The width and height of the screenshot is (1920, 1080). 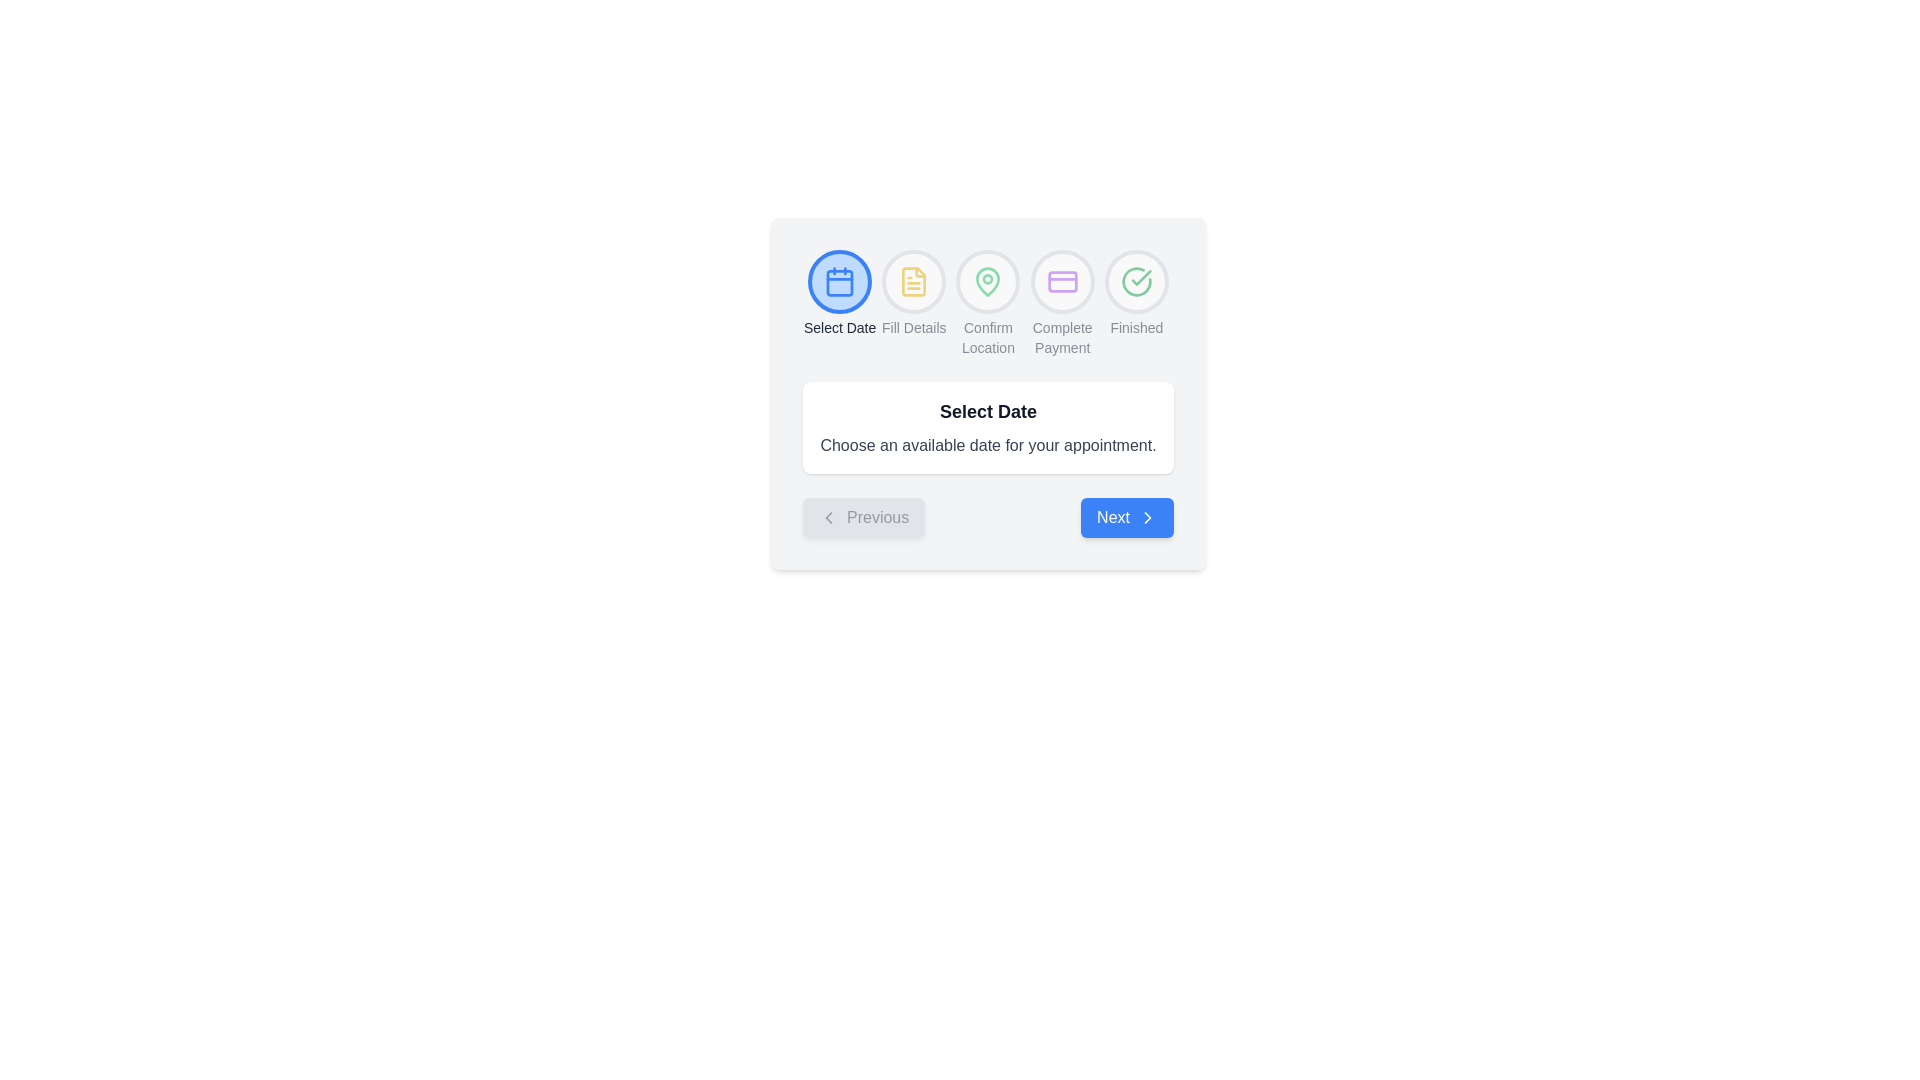 I want to click on the yellow document-like icon button located at the top of the modal, which is the second button from the left, so click(x=912, y=281).